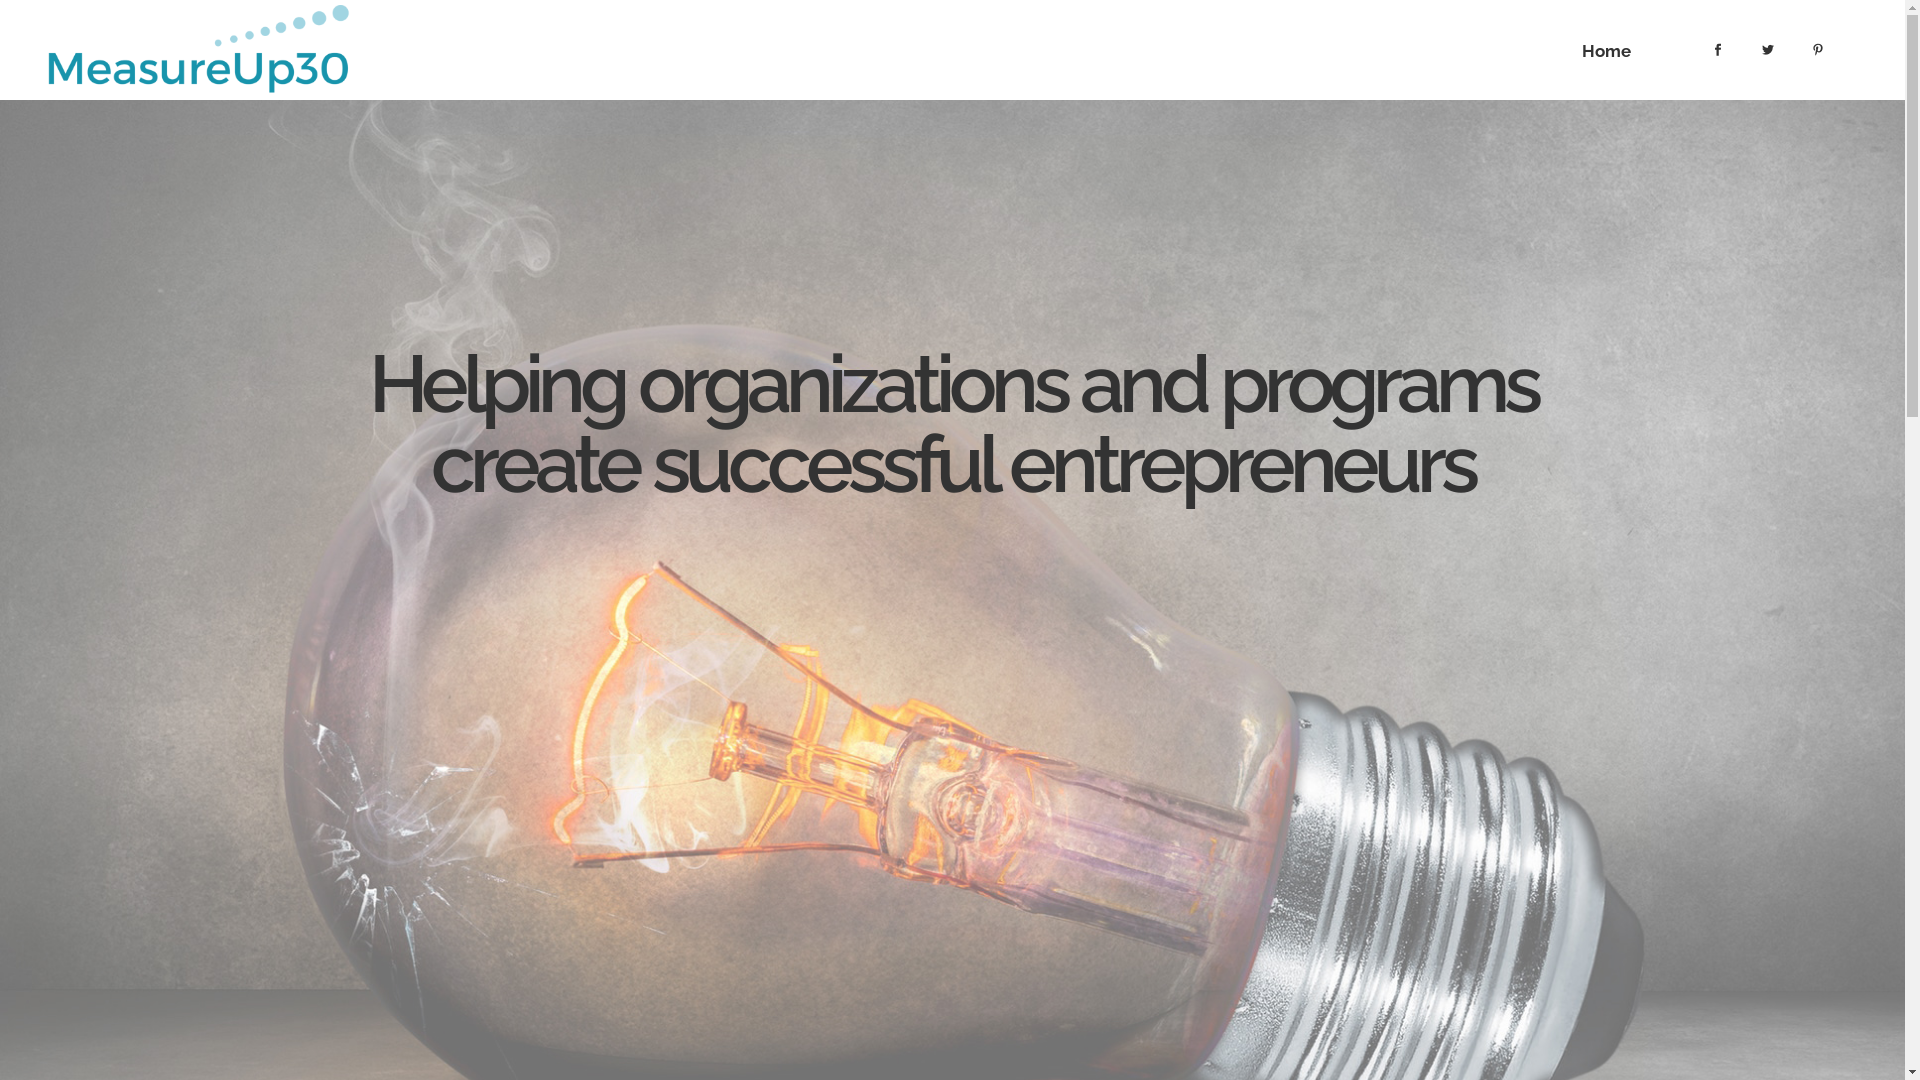  What do you see at coordinates (1606, 49) in the screenshot?
I see `'Home'` at bounding box center [1606, 49].